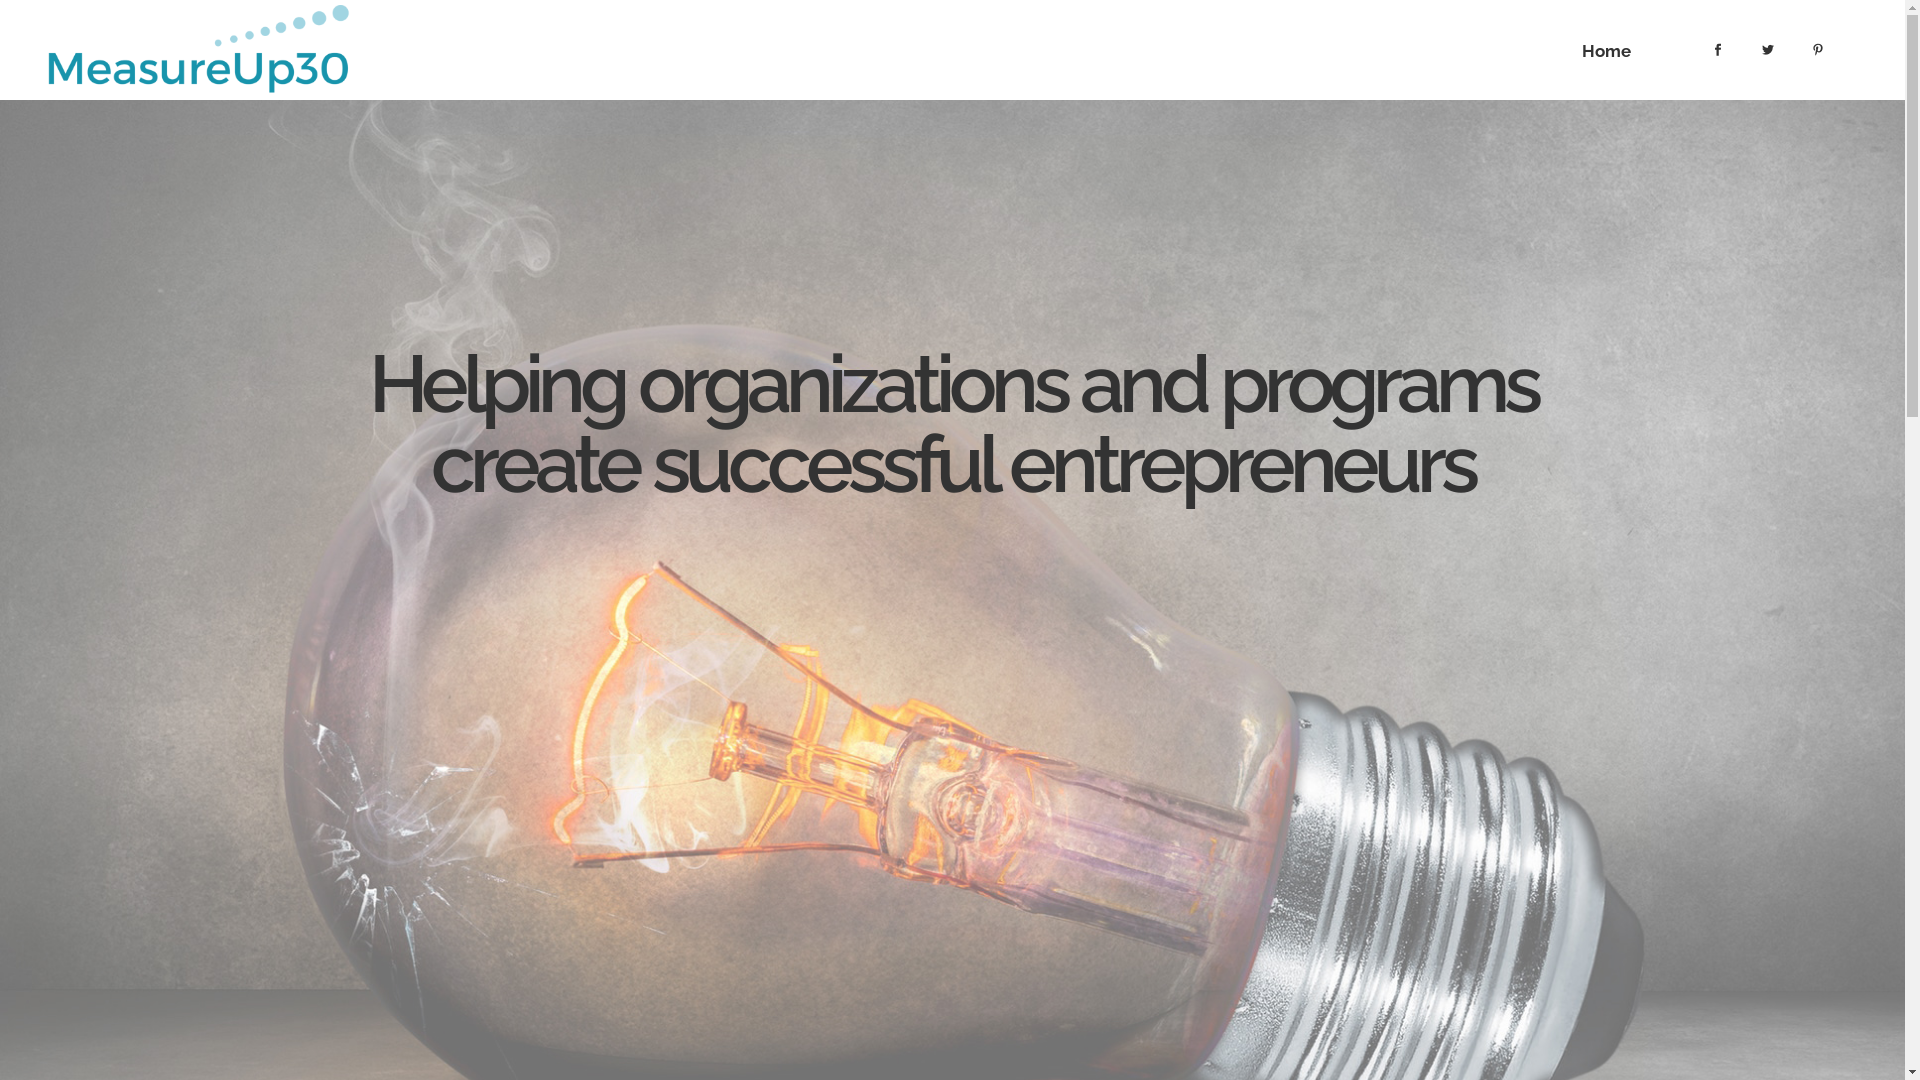  What do you see at coordinates (1606, 49) in the screenshot?
I see `'Home'` at bounding box center [1606, 49].